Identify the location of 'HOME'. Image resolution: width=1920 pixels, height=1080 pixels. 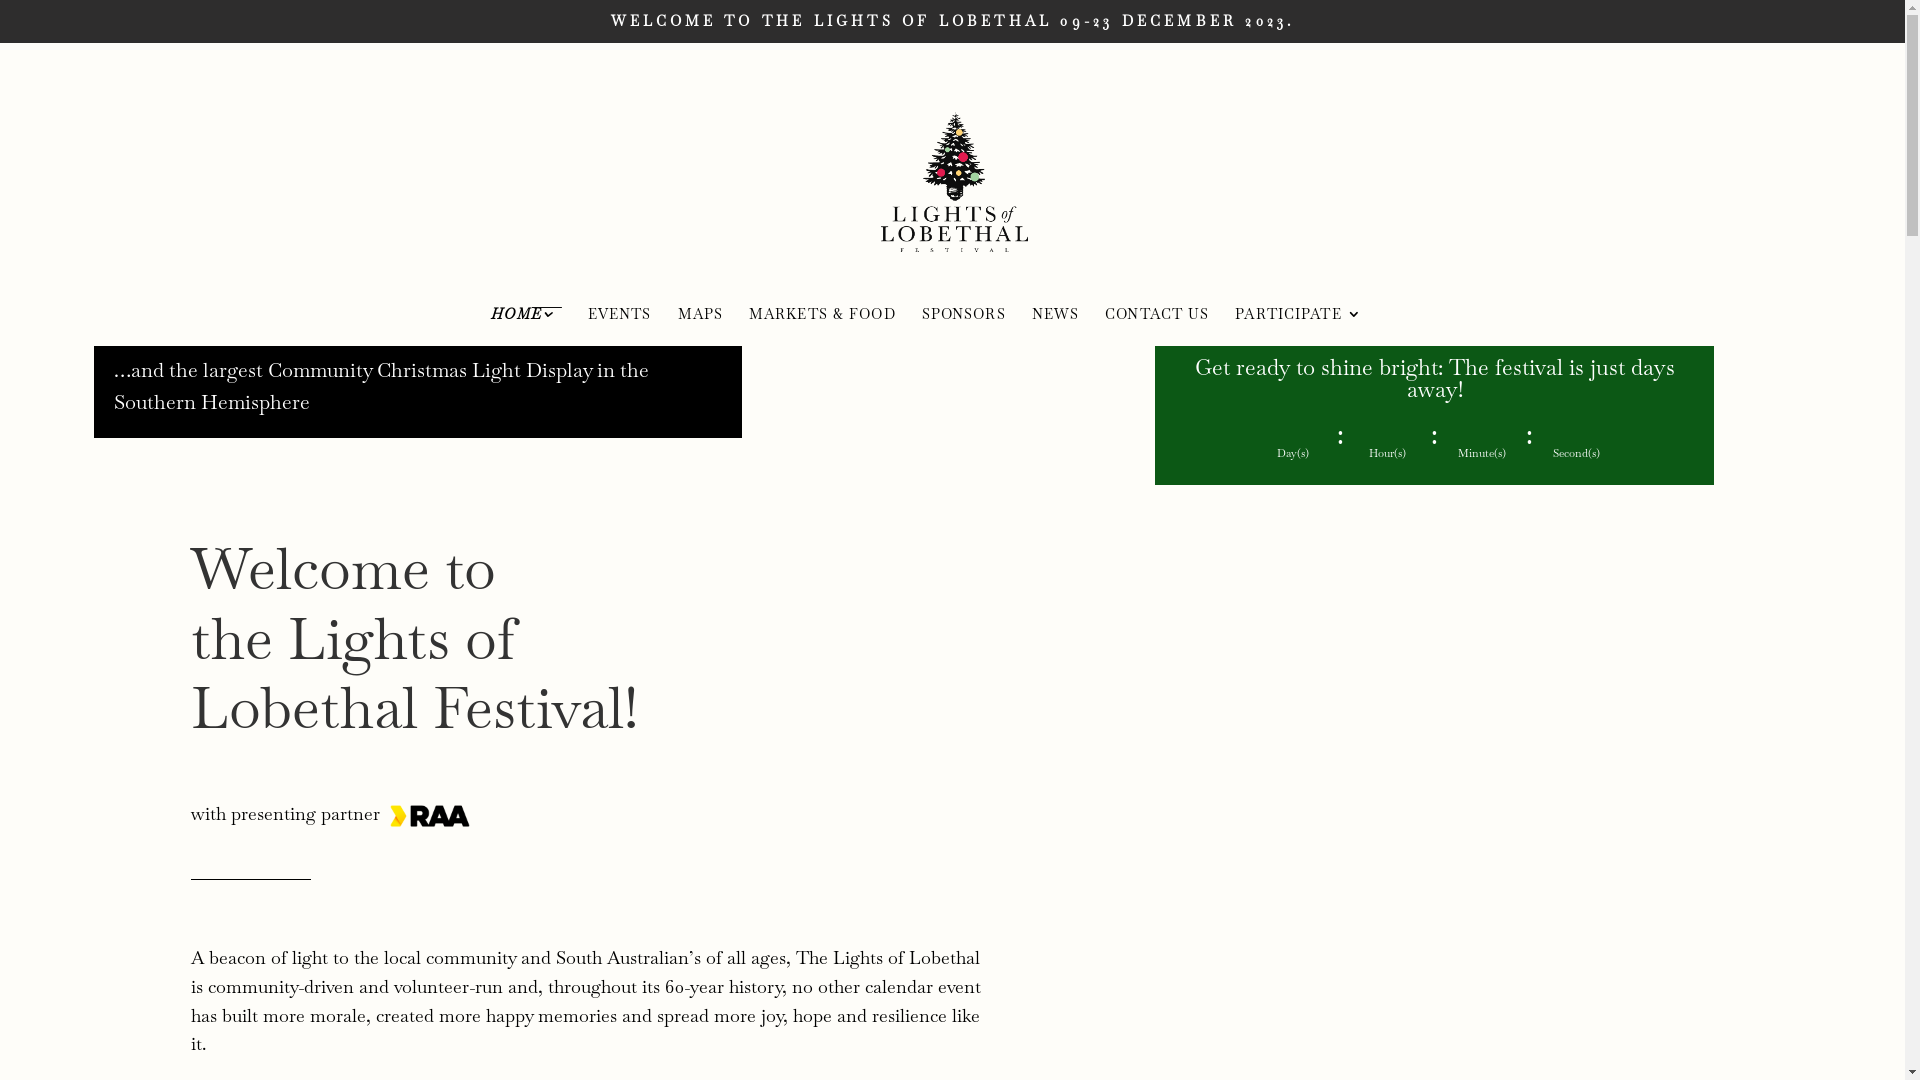
(526, 325).